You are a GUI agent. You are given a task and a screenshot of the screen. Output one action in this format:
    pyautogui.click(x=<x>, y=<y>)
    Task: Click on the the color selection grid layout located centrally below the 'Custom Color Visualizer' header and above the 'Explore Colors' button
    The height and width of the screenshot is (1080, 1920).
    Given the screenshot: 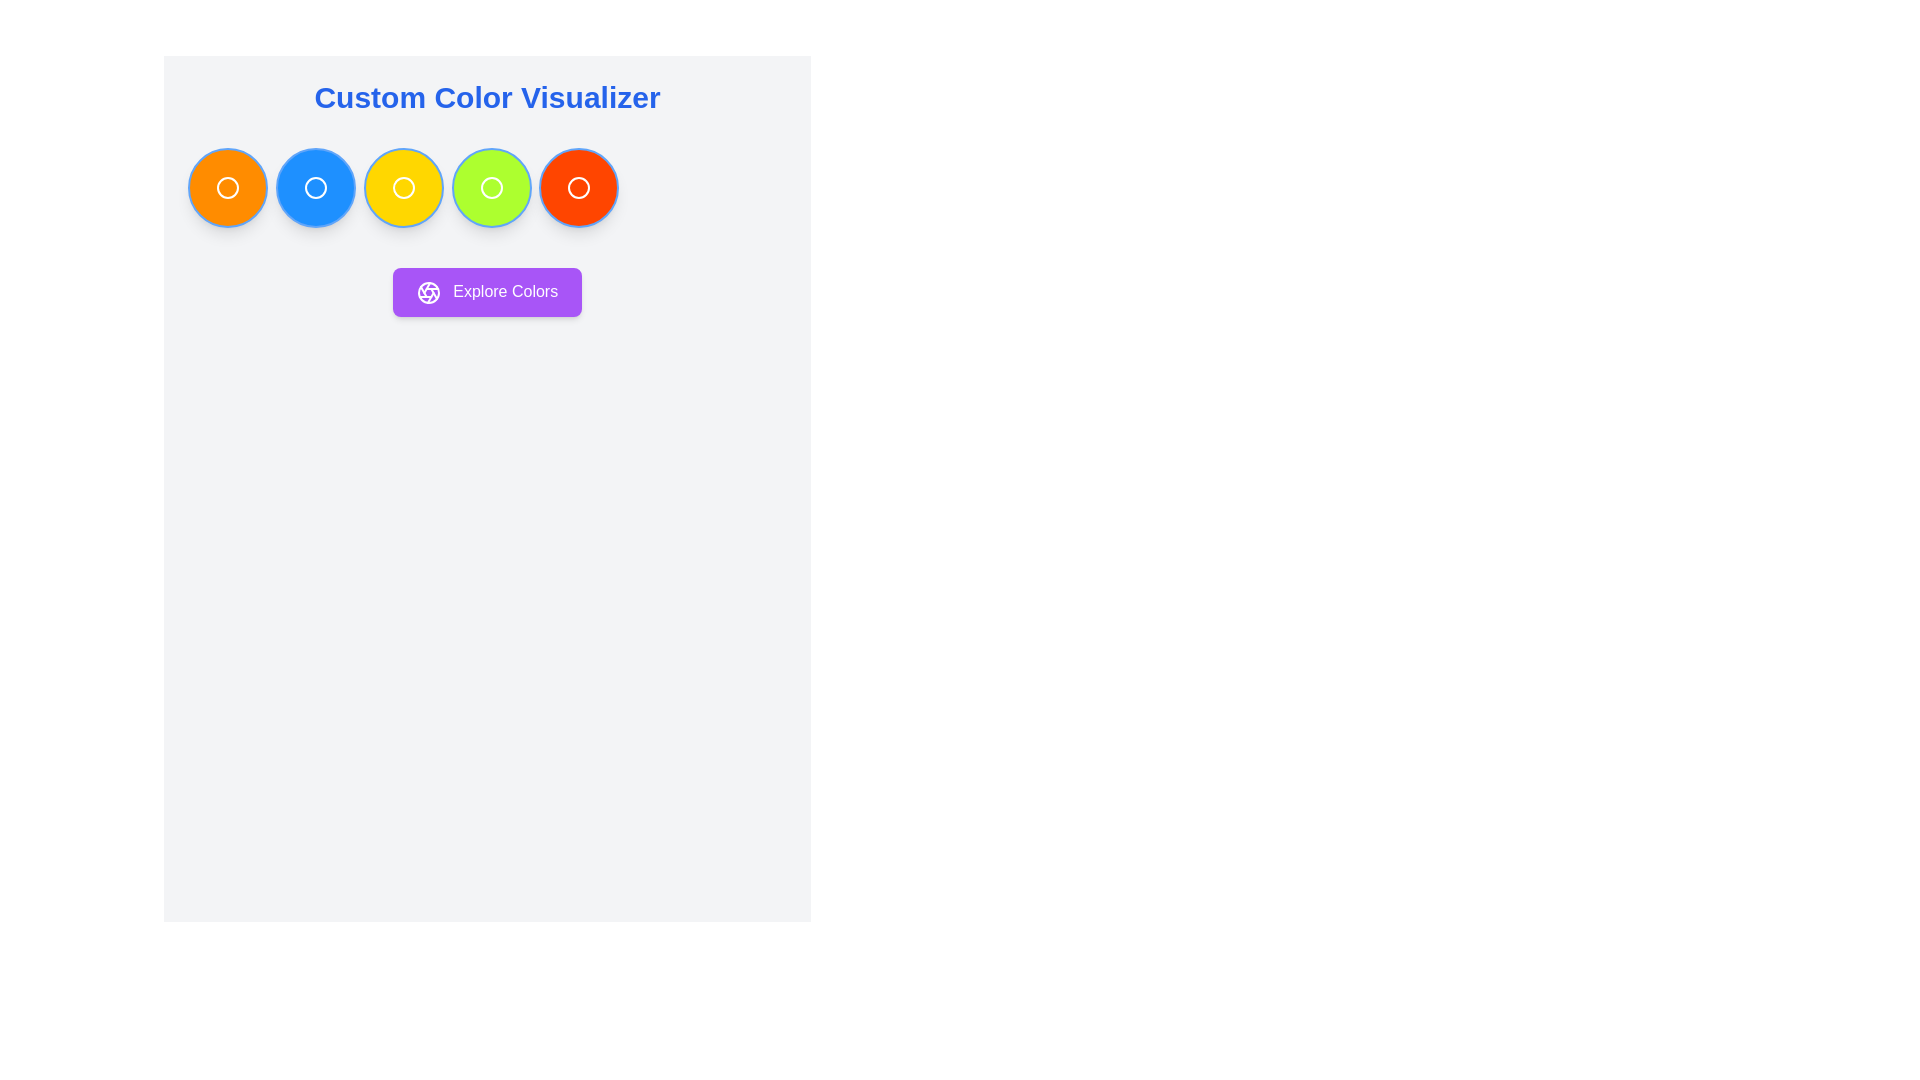 What is the action you would take?
    pyautogui.click(x=487, y=188)
    